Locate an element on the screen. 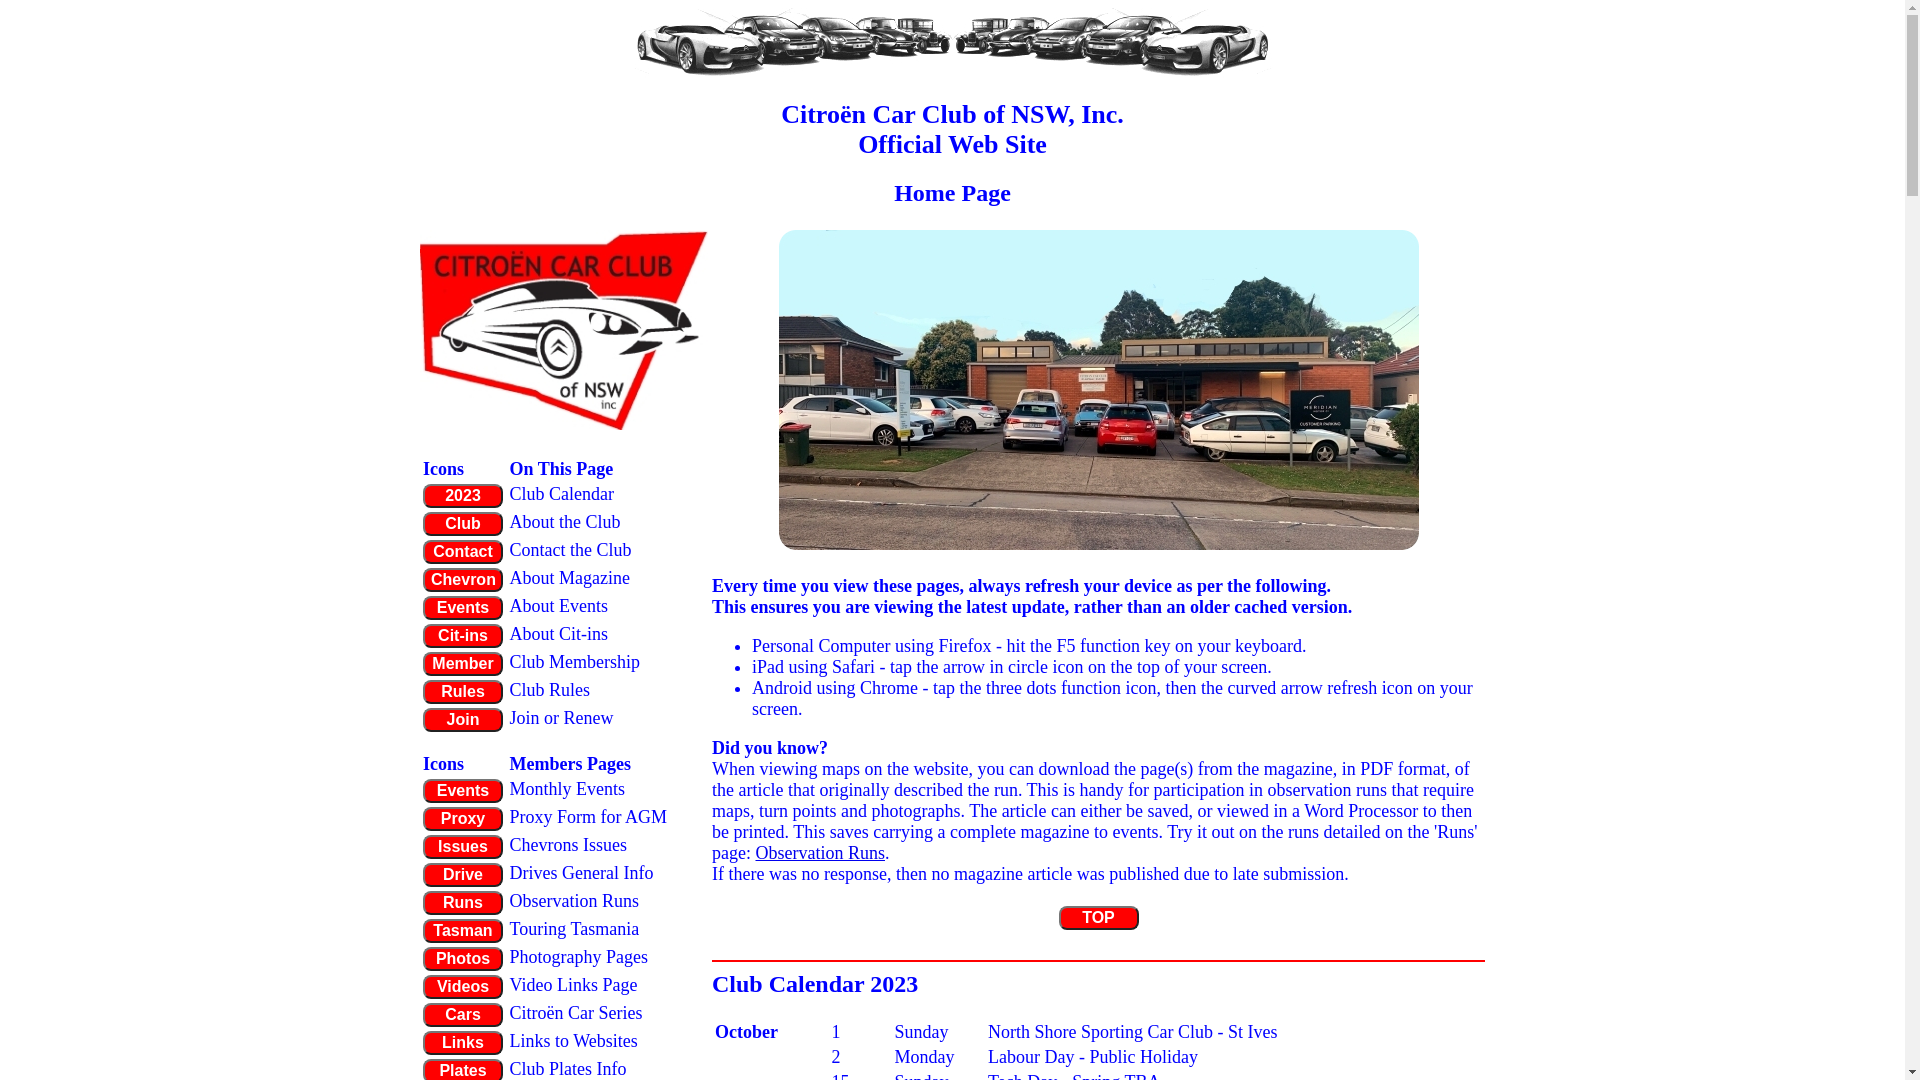  'Chevron' is located at coordinates (421, 579).